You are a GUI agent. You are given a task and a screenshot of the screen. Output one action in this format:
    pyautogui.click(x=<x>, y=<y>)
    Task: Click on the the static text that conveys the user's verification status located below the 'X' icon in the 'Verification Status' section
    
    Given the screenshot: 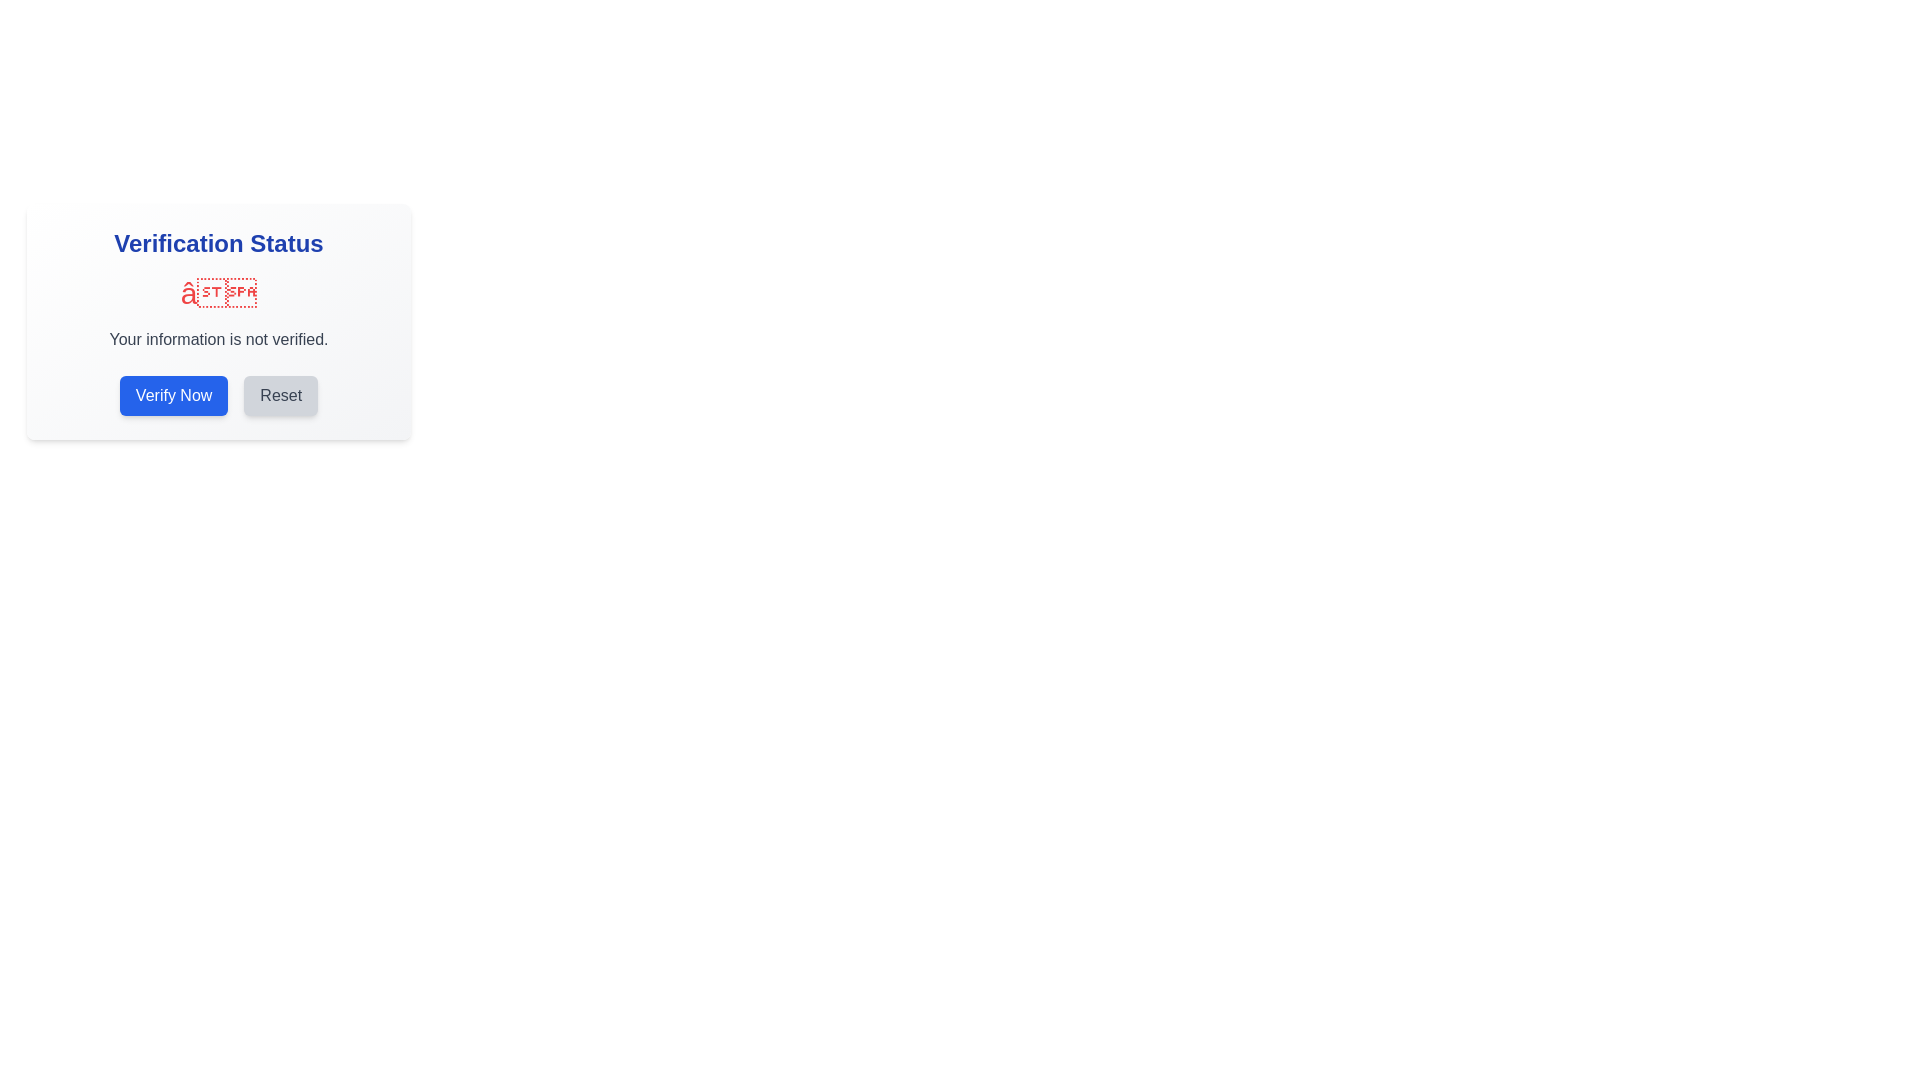 What is the action you would take?
    pyautogui.click(x=219, y=338)
    